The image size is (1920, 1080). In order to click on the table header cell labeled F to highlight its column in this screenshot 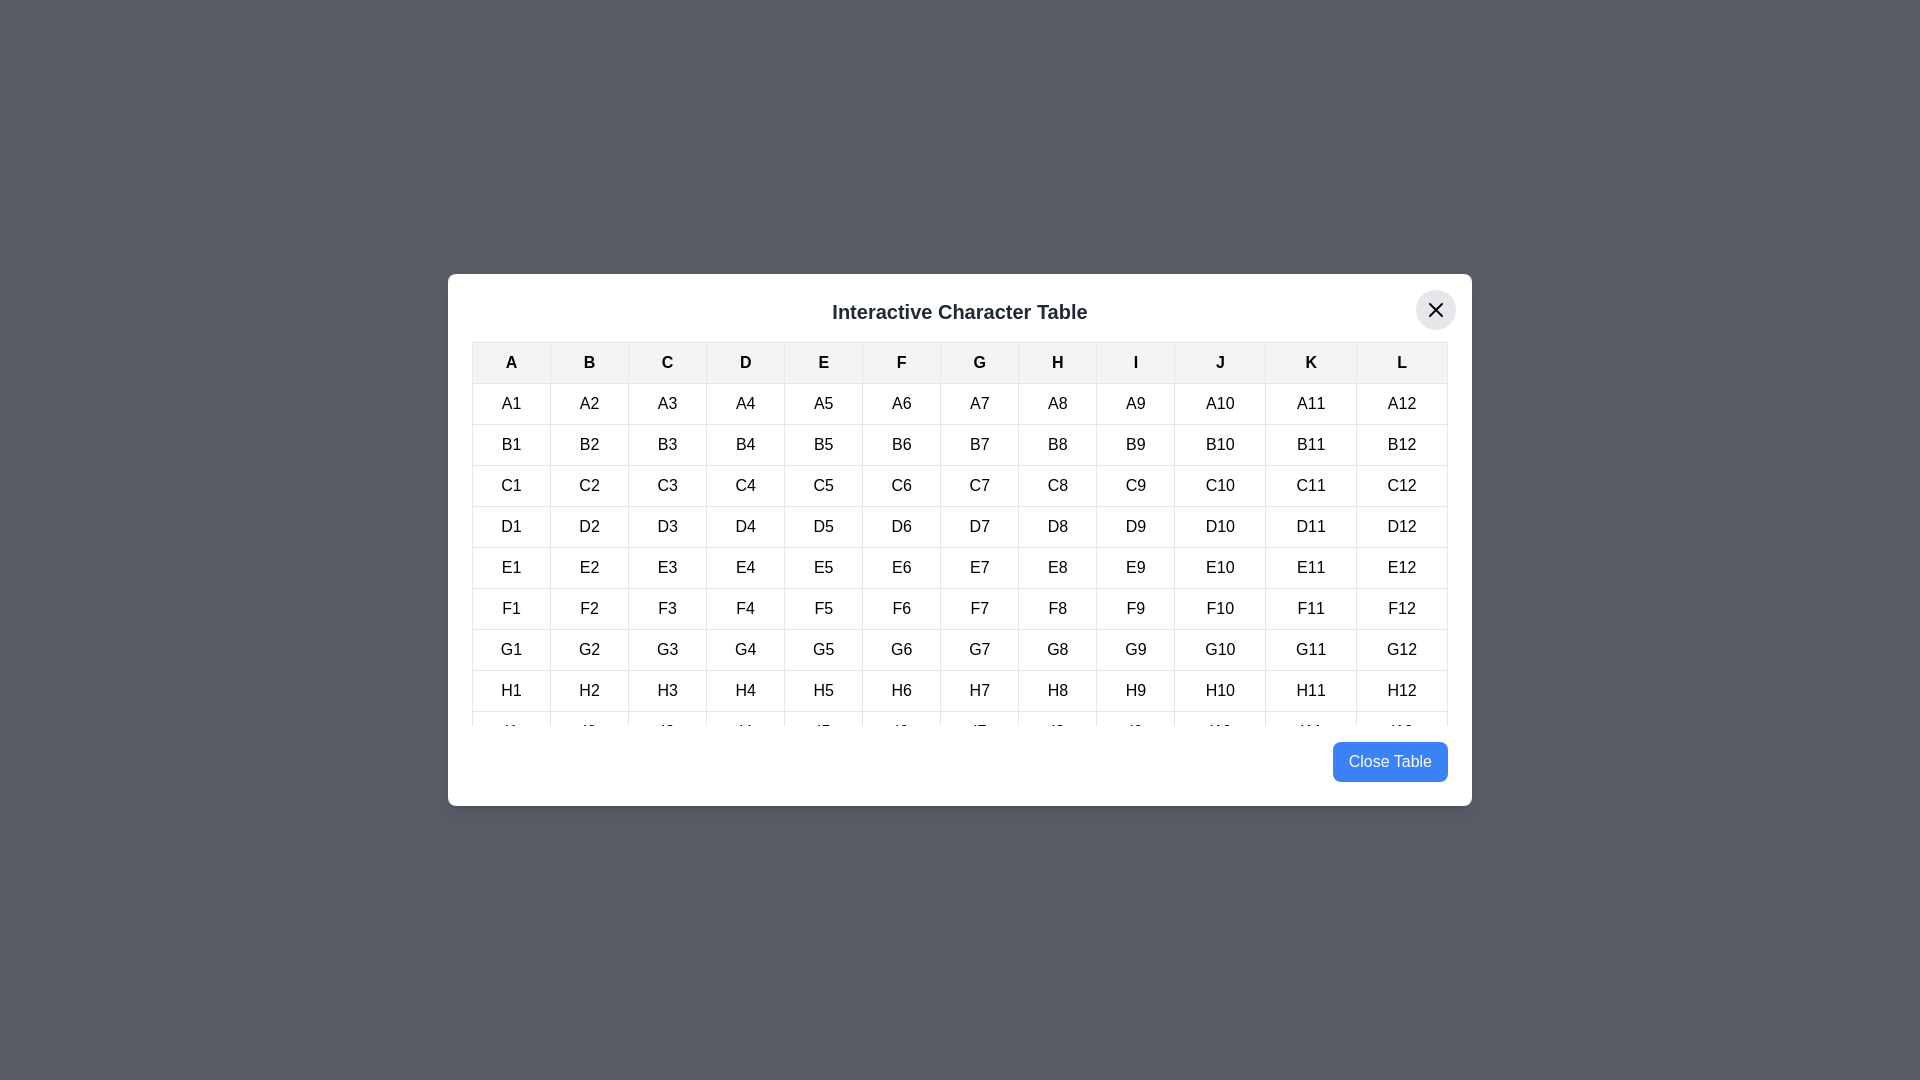, I will do `click(900, 362)`.